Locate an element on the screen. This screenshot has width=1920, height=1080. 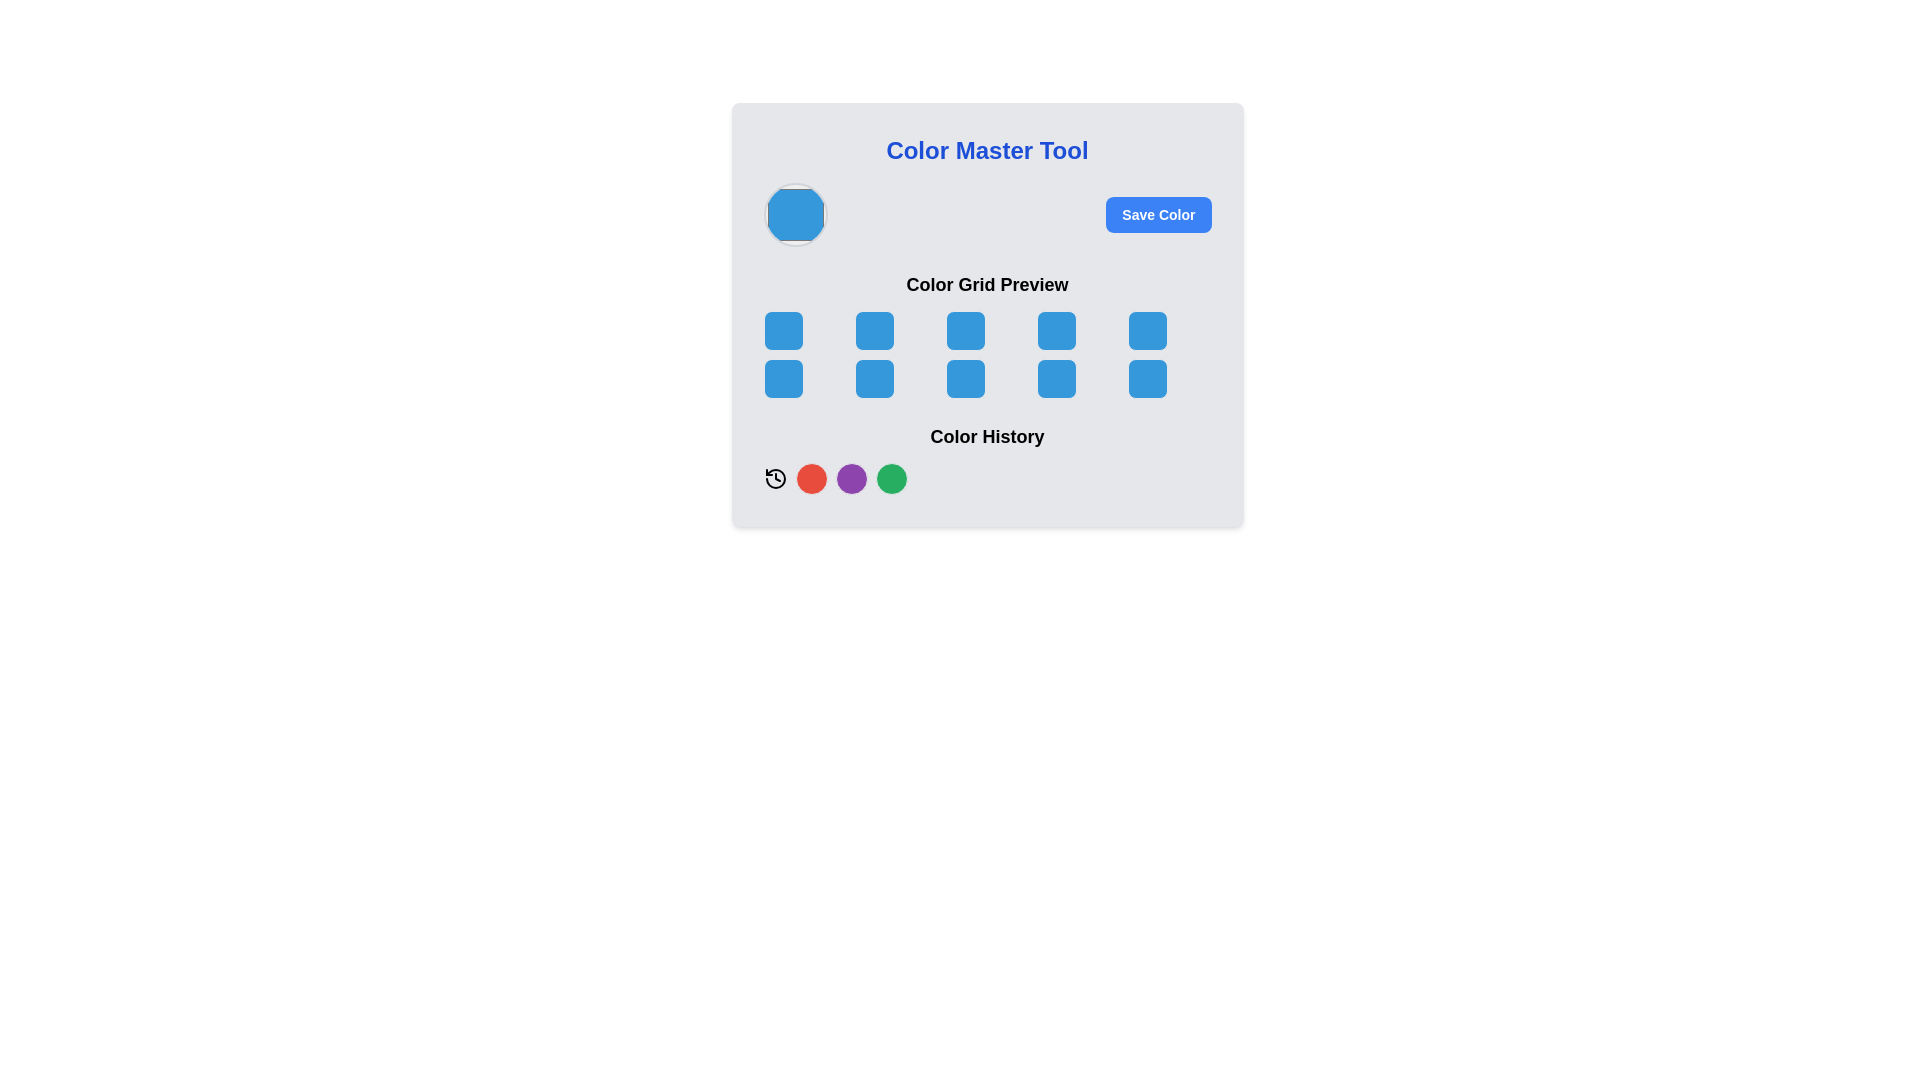
text content of the section header that labels the grid of colors displayed below it, located just above the grid and below the 'Save Color' button is located at coordinates (987, 285).